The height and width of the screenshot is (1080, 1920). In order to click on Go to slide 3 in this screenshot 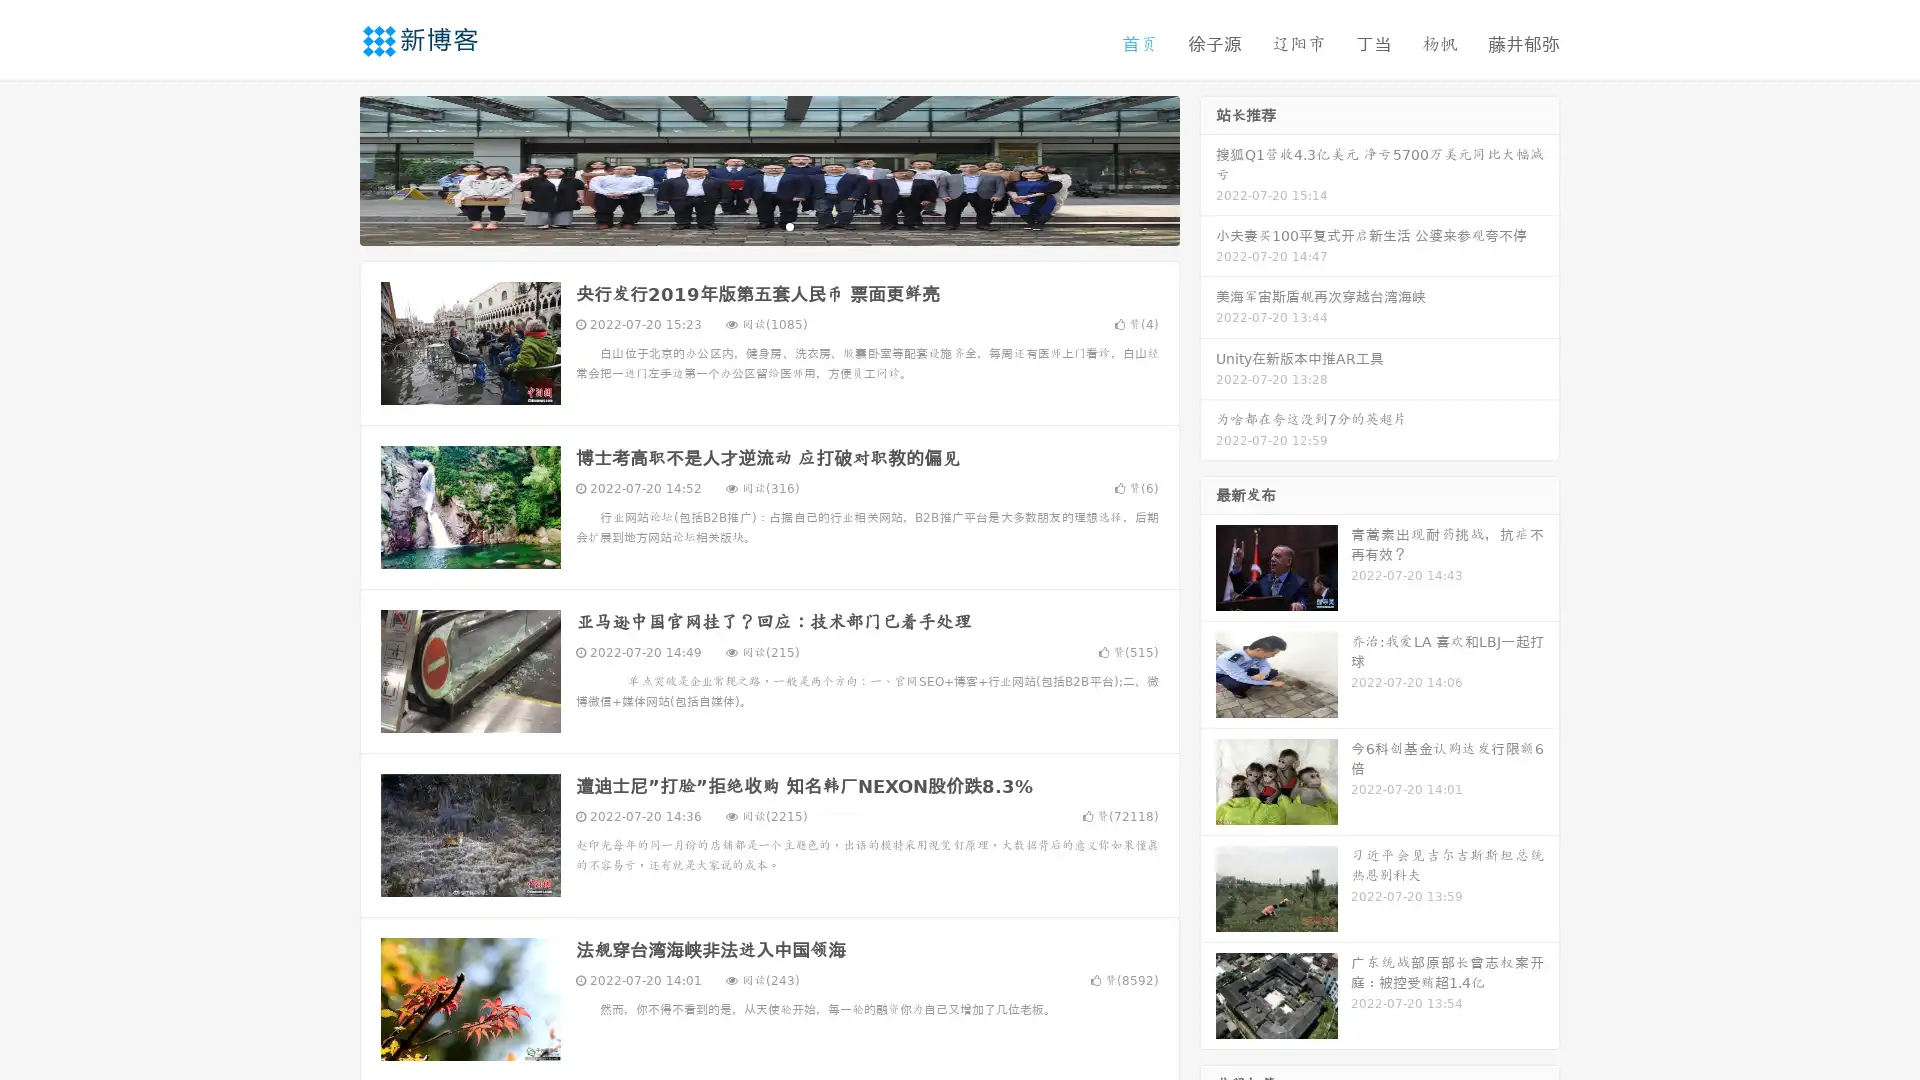, I will do `click(789, 225)`.